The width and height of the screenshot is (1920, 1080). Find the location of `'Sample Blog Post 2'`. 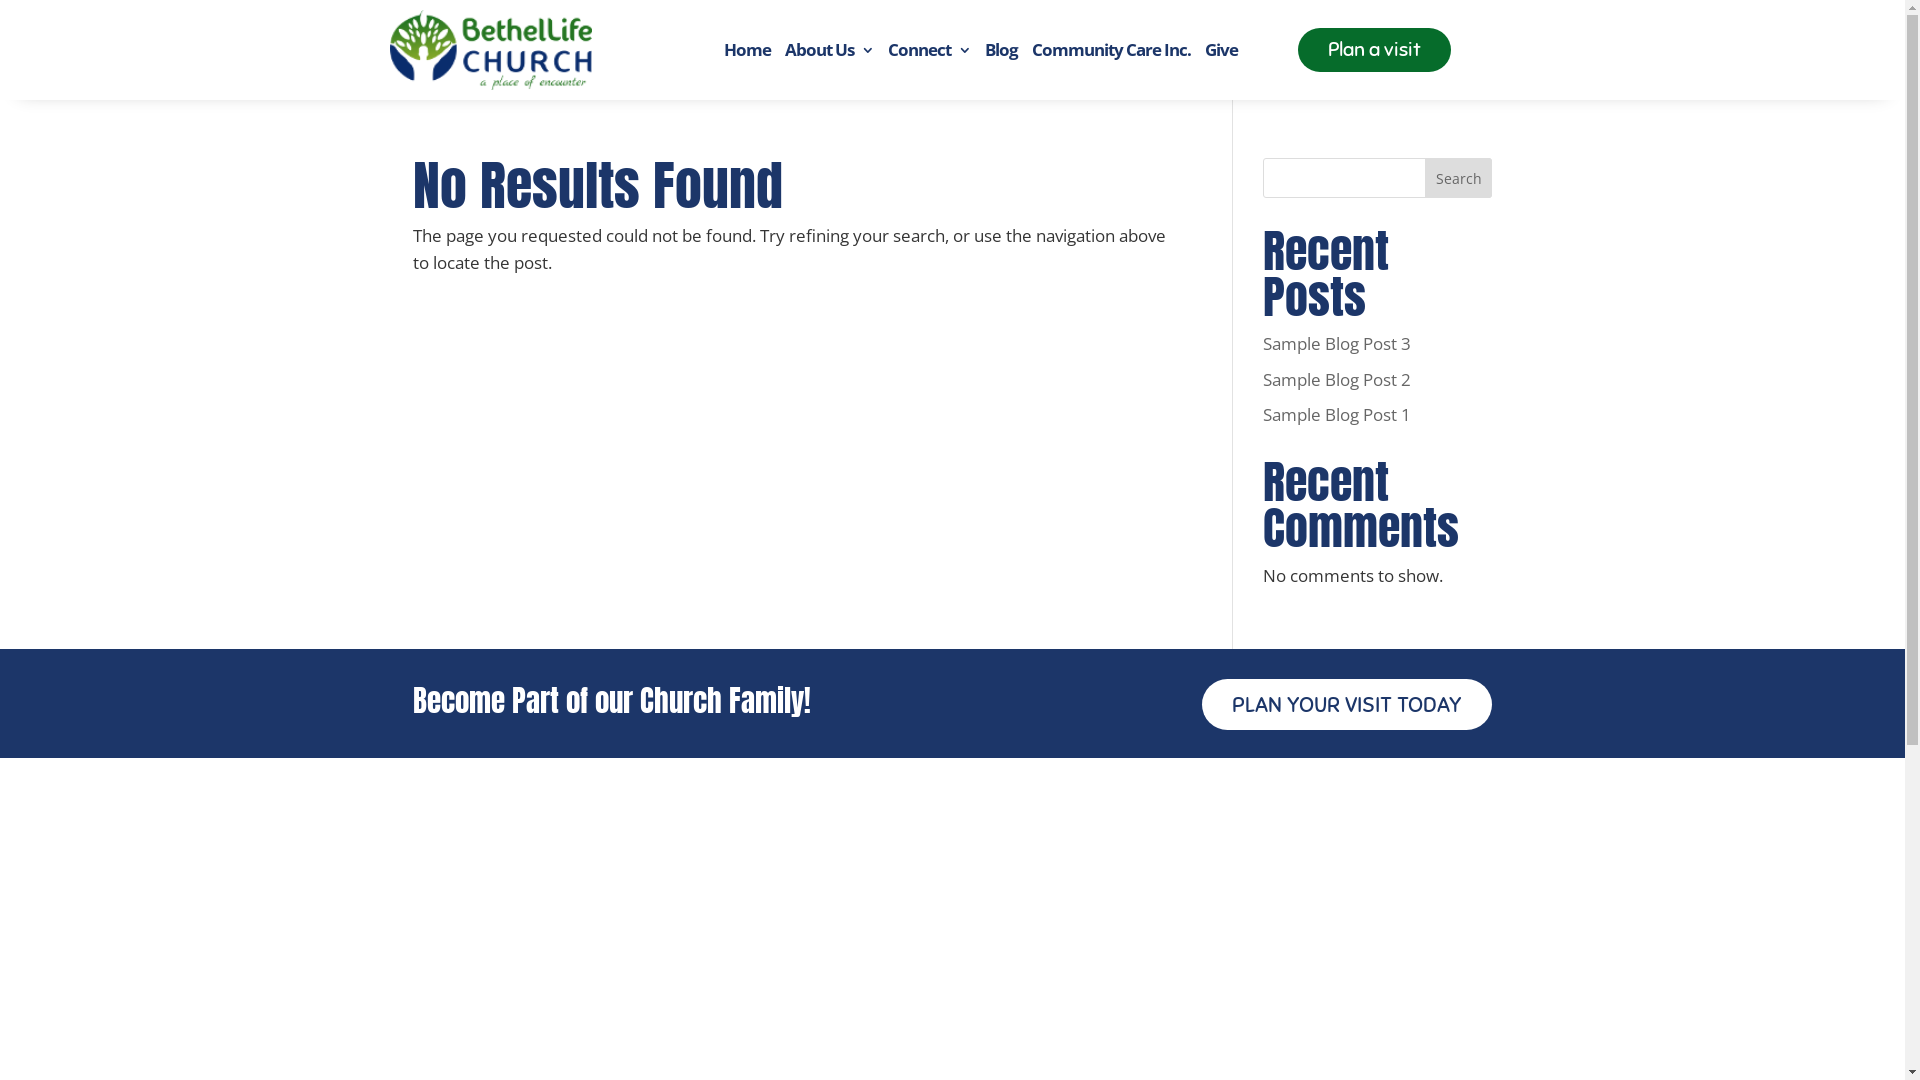

'Sample Blog Post 2' is located at coordinates (1261, 379).